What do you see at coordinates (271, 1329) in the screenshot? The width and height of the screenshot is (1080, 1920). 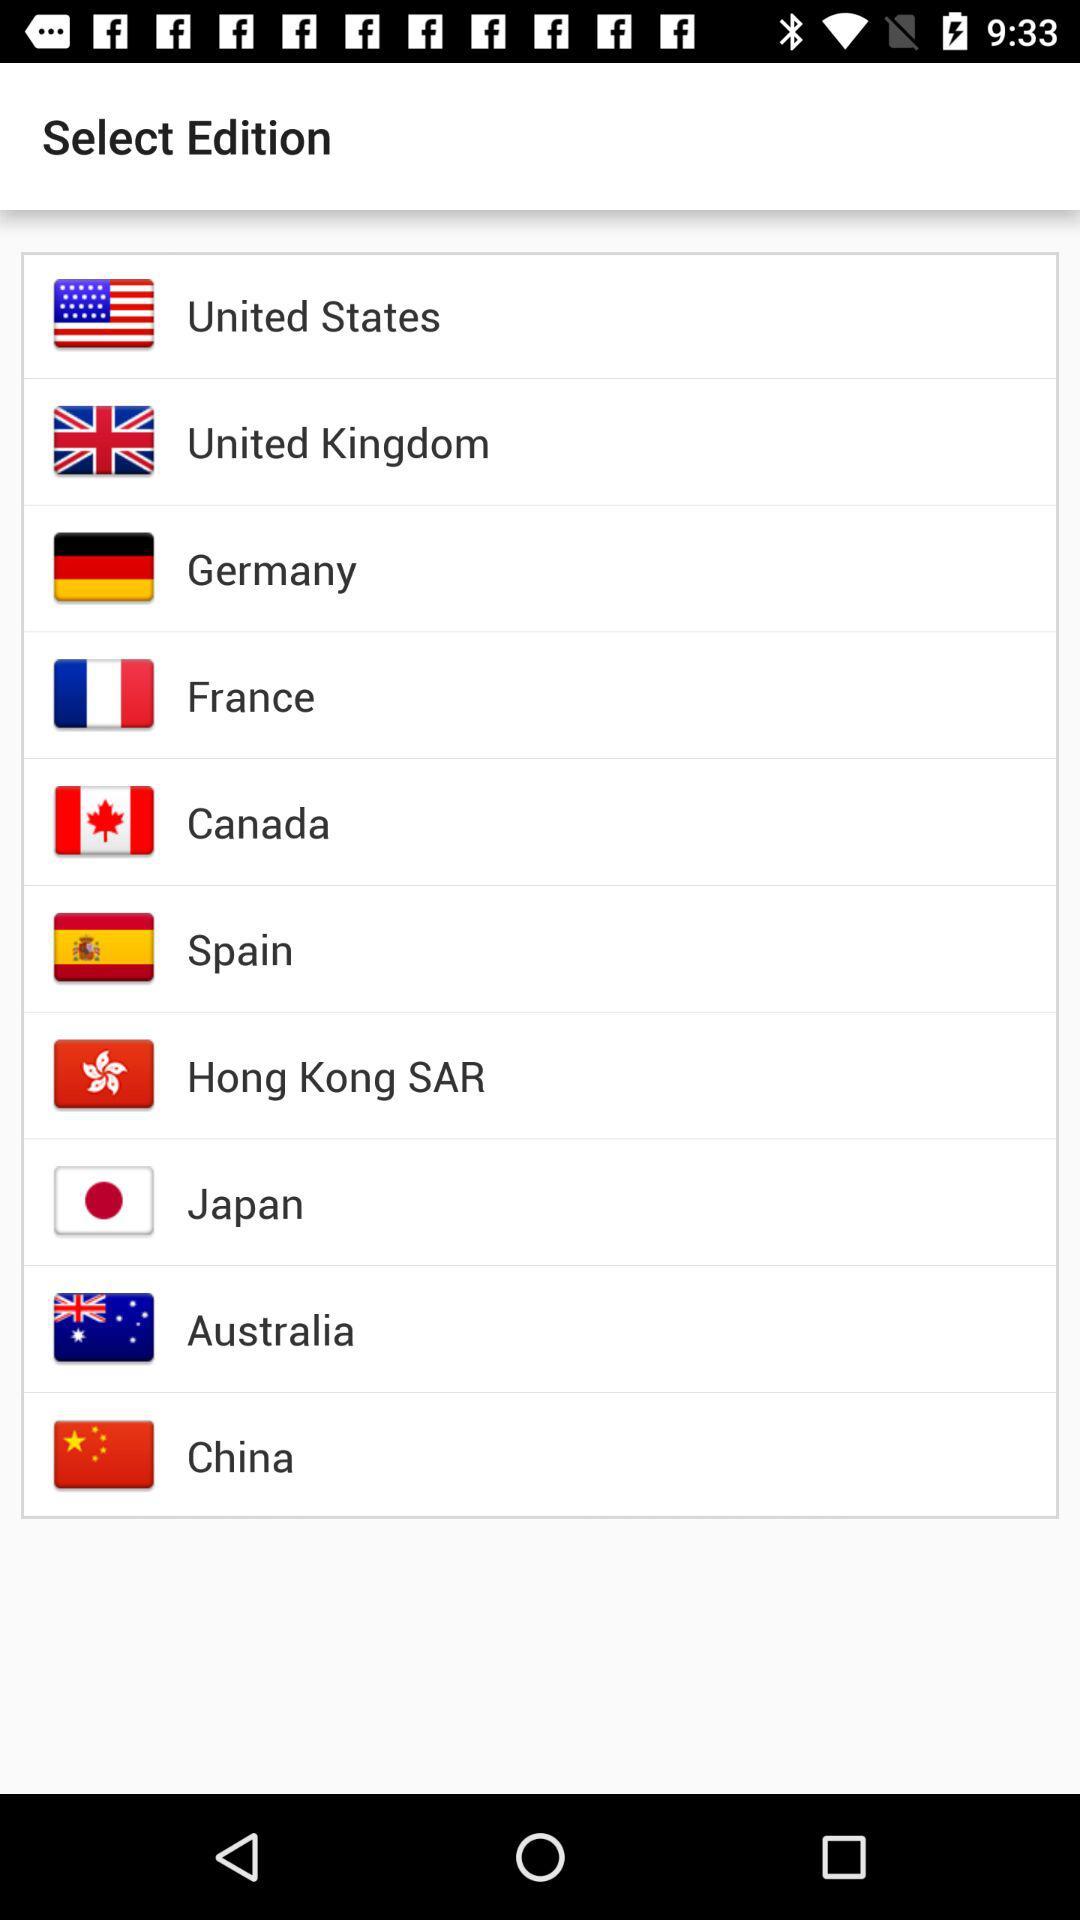 I see `australia` at bounding box center [271, 1329].